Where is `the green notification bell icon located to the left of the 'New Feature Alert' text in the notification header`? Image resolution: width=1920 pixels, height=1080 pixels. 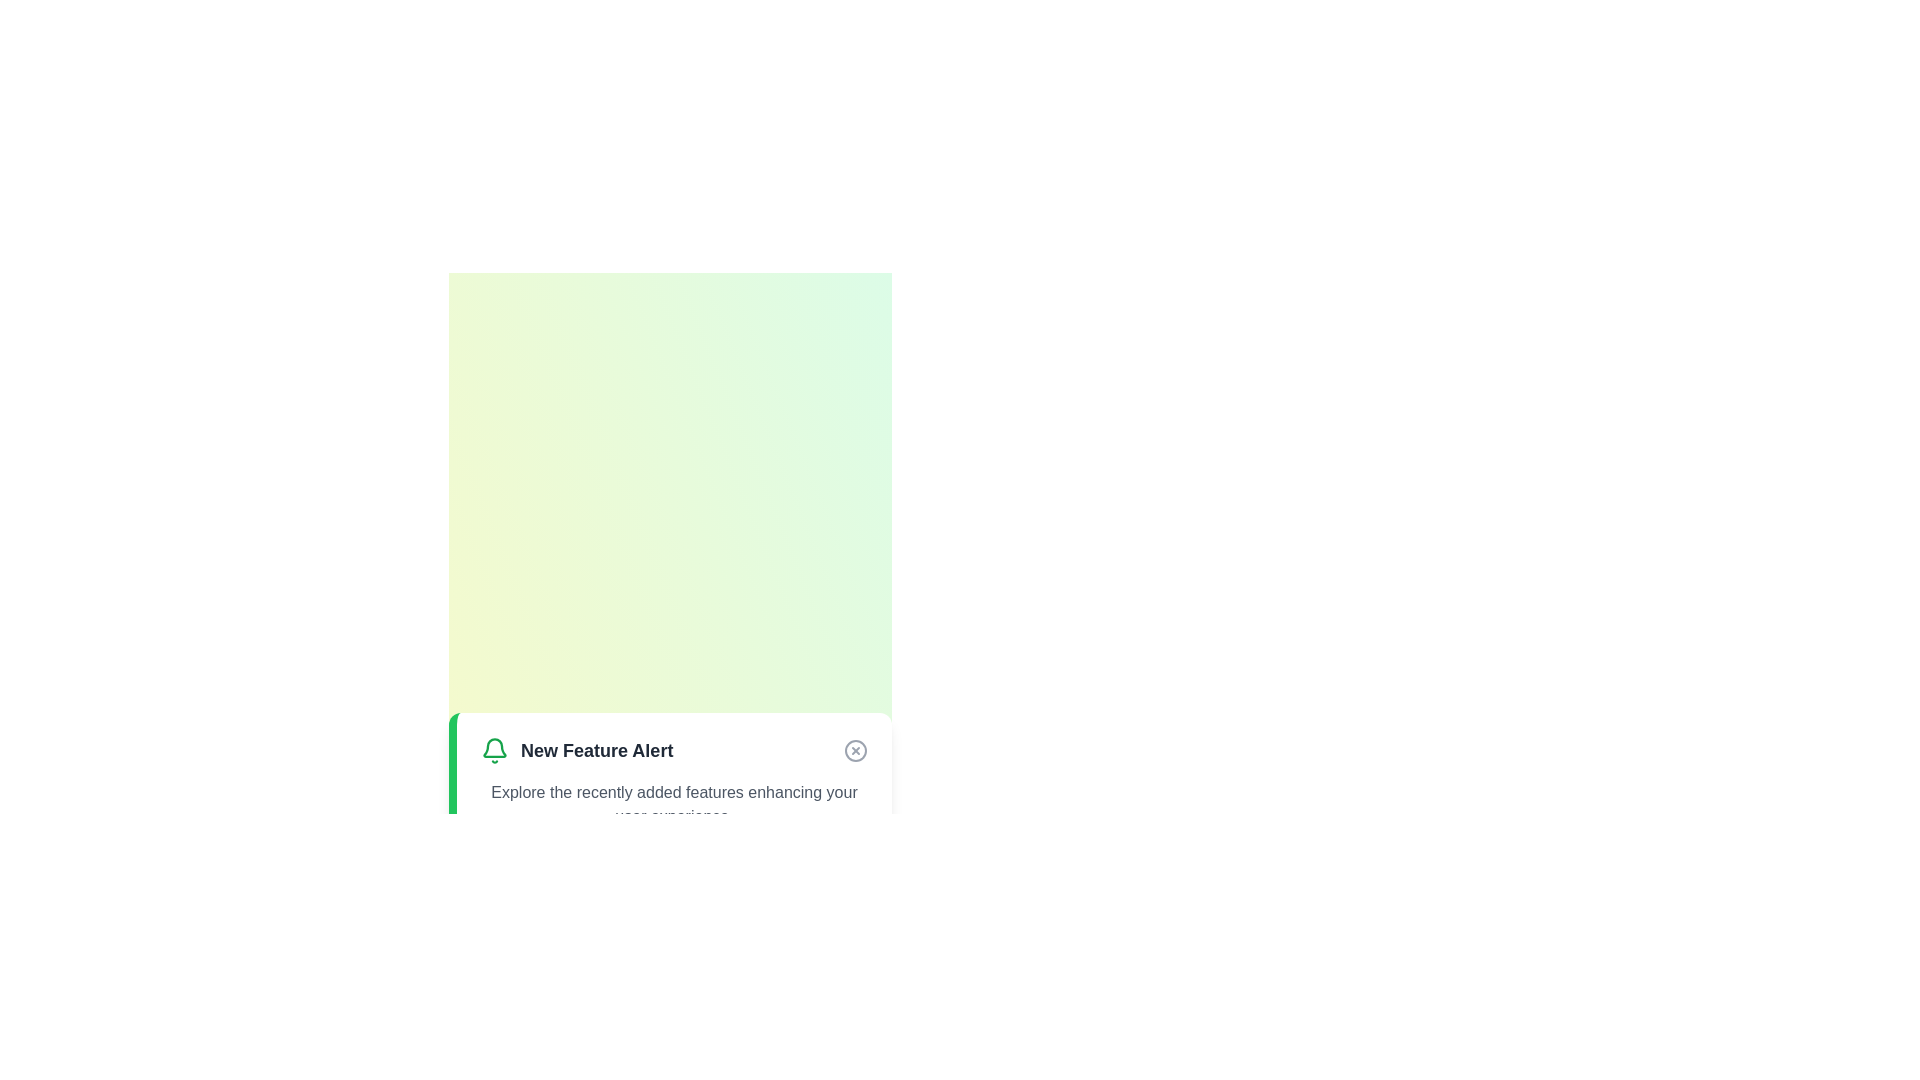 the green notification bell icon located to the left of the 'New Feature Alert' text in the notification header is located at coordinates (494, 748).